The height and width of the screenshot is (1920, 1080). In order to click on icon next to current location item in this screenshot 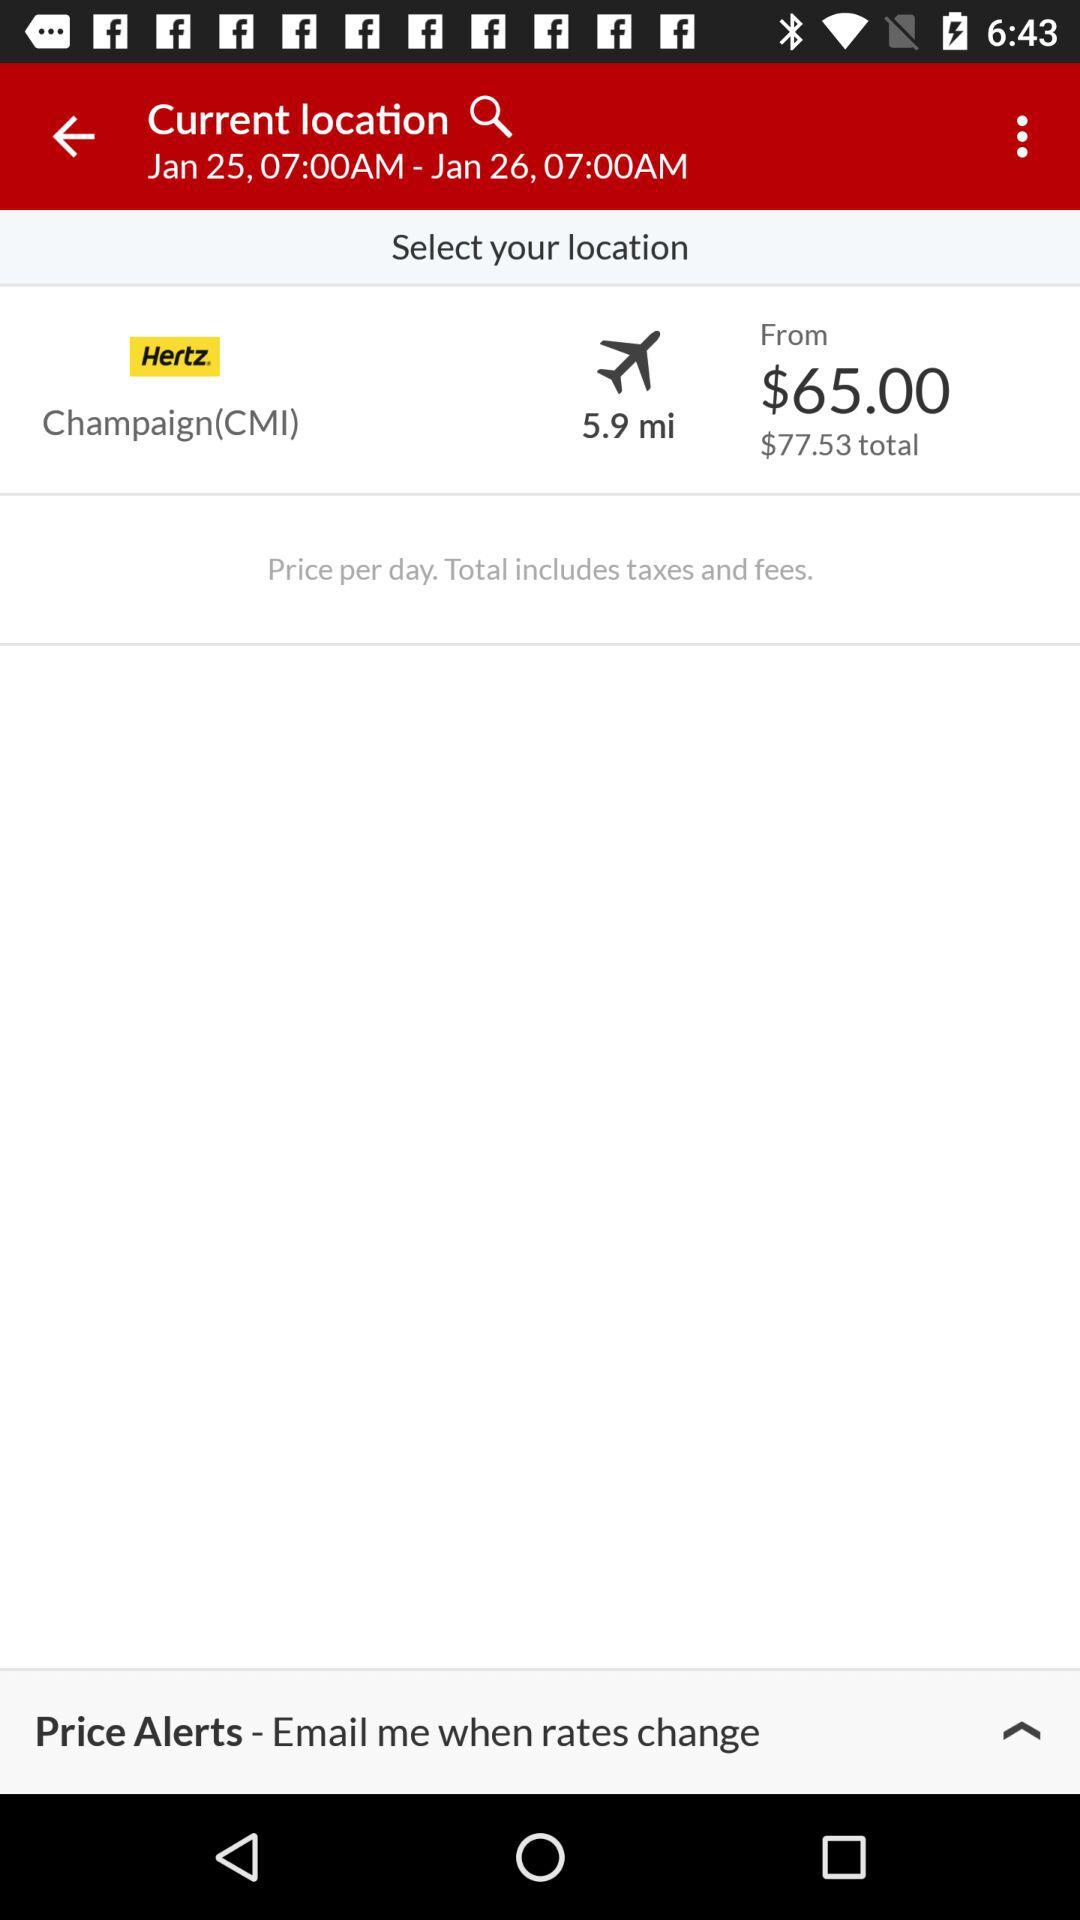, I will do `click(72, 135)`.